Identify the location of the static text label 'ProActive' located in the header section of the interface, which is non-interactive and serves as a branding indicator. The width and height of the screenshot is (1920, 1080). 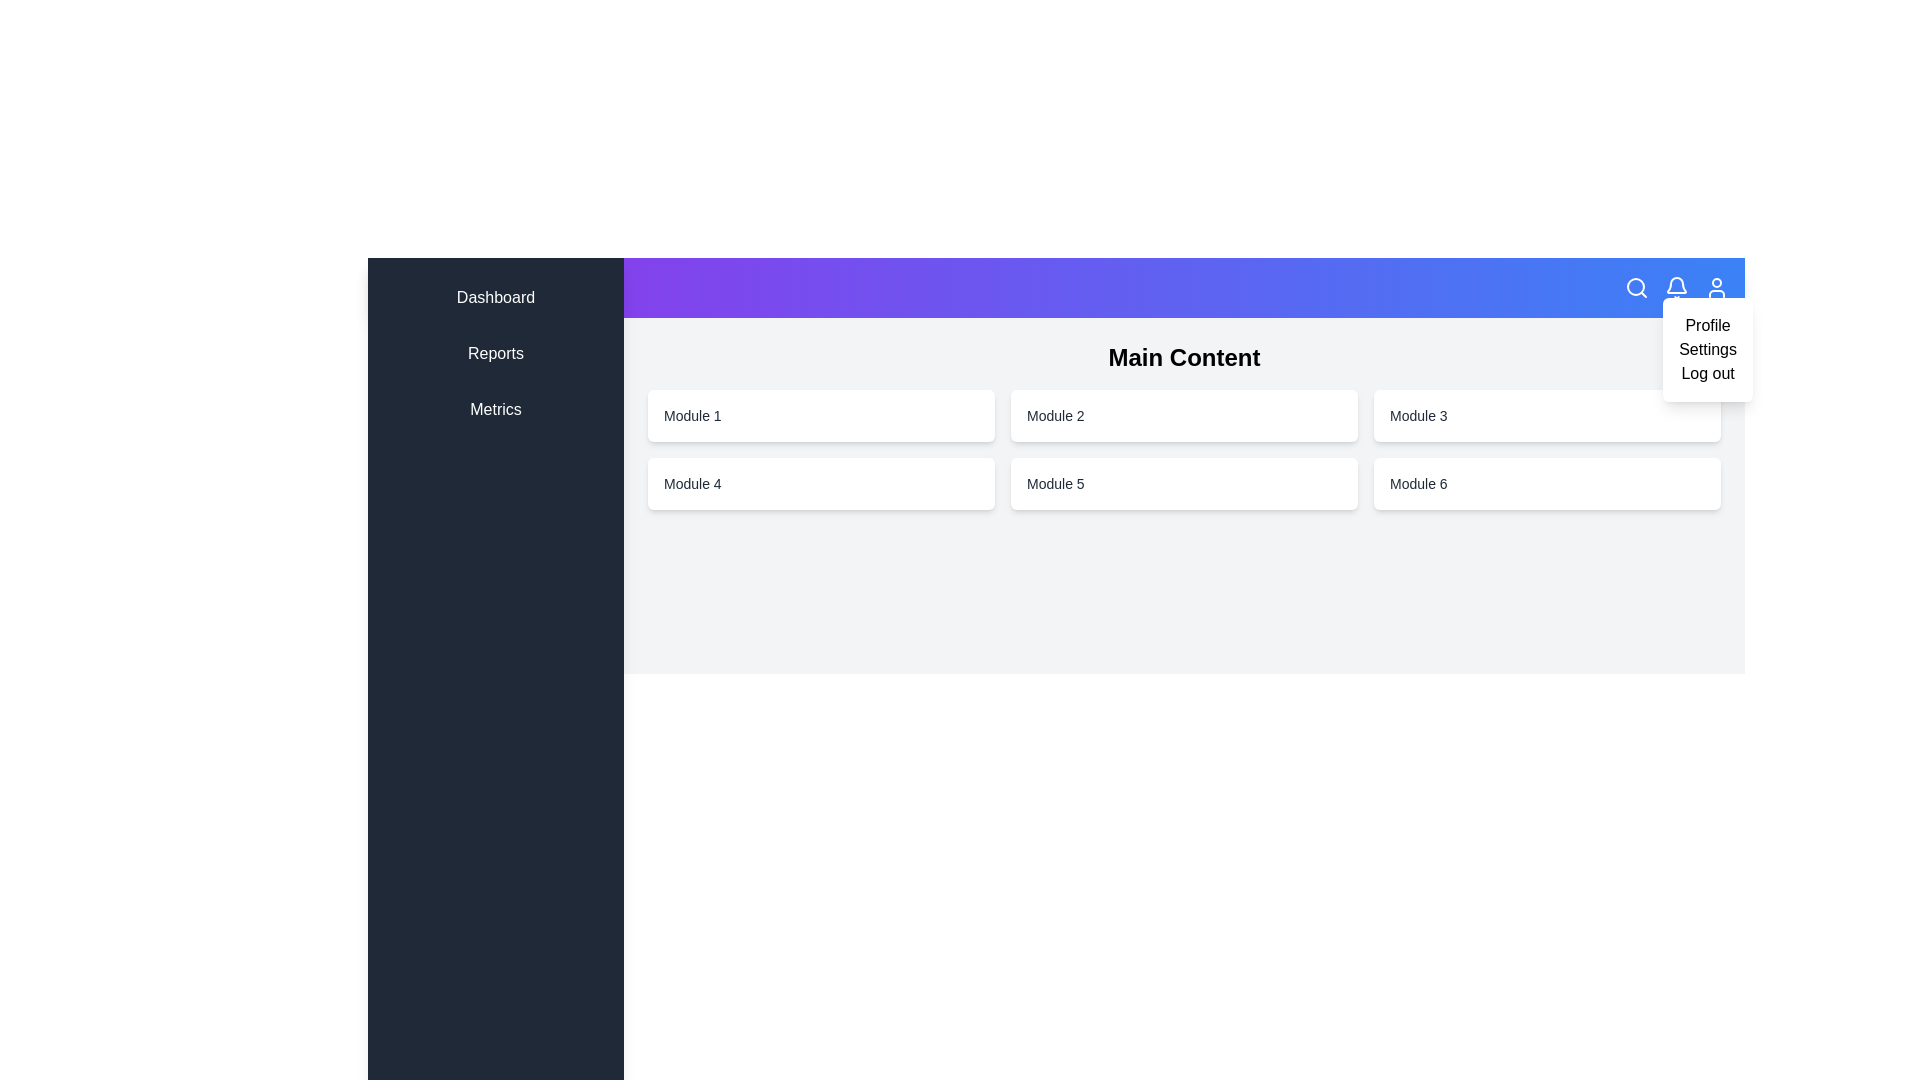
(449, 288).